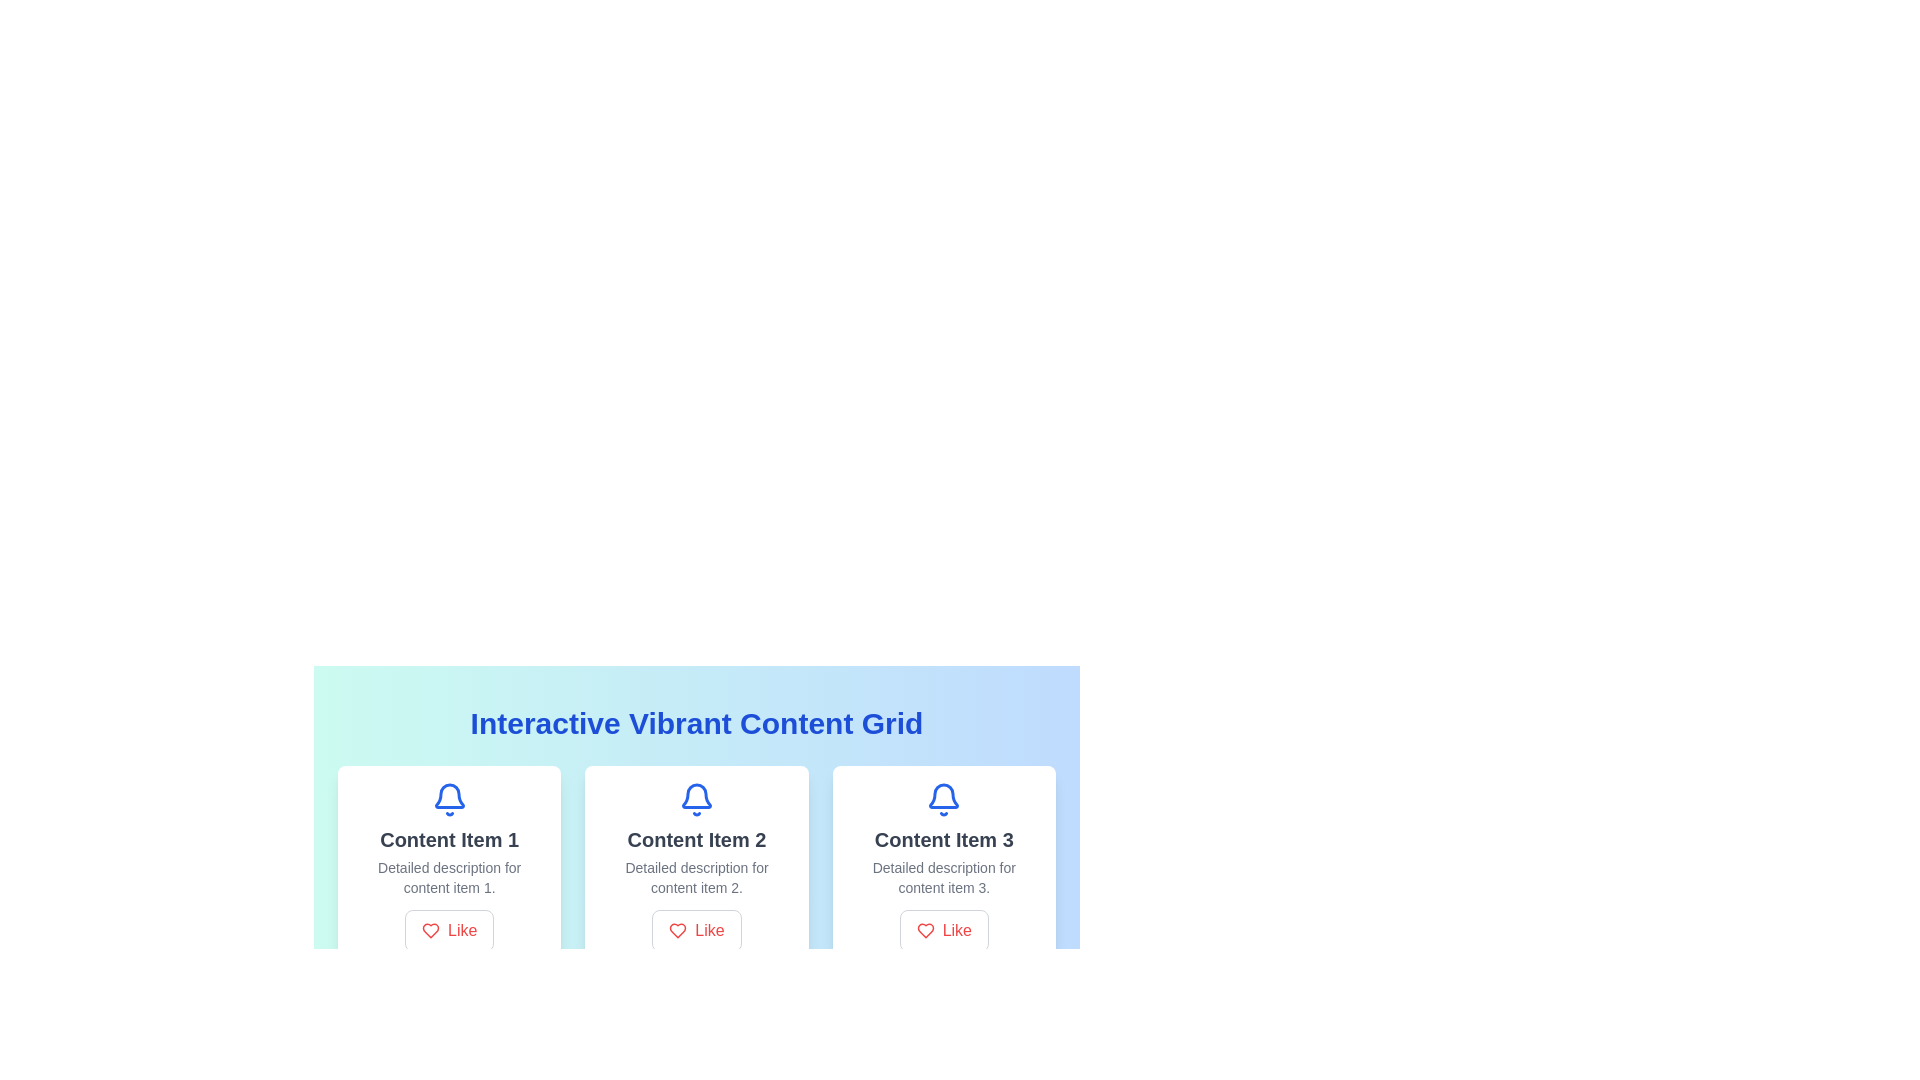 This screenshot has height=1080, width=1920. I want to click on the 'Like' icon located in the lower section of the second card in a horizontal group of three cards to express preference for the associated content, so click(678, 930).